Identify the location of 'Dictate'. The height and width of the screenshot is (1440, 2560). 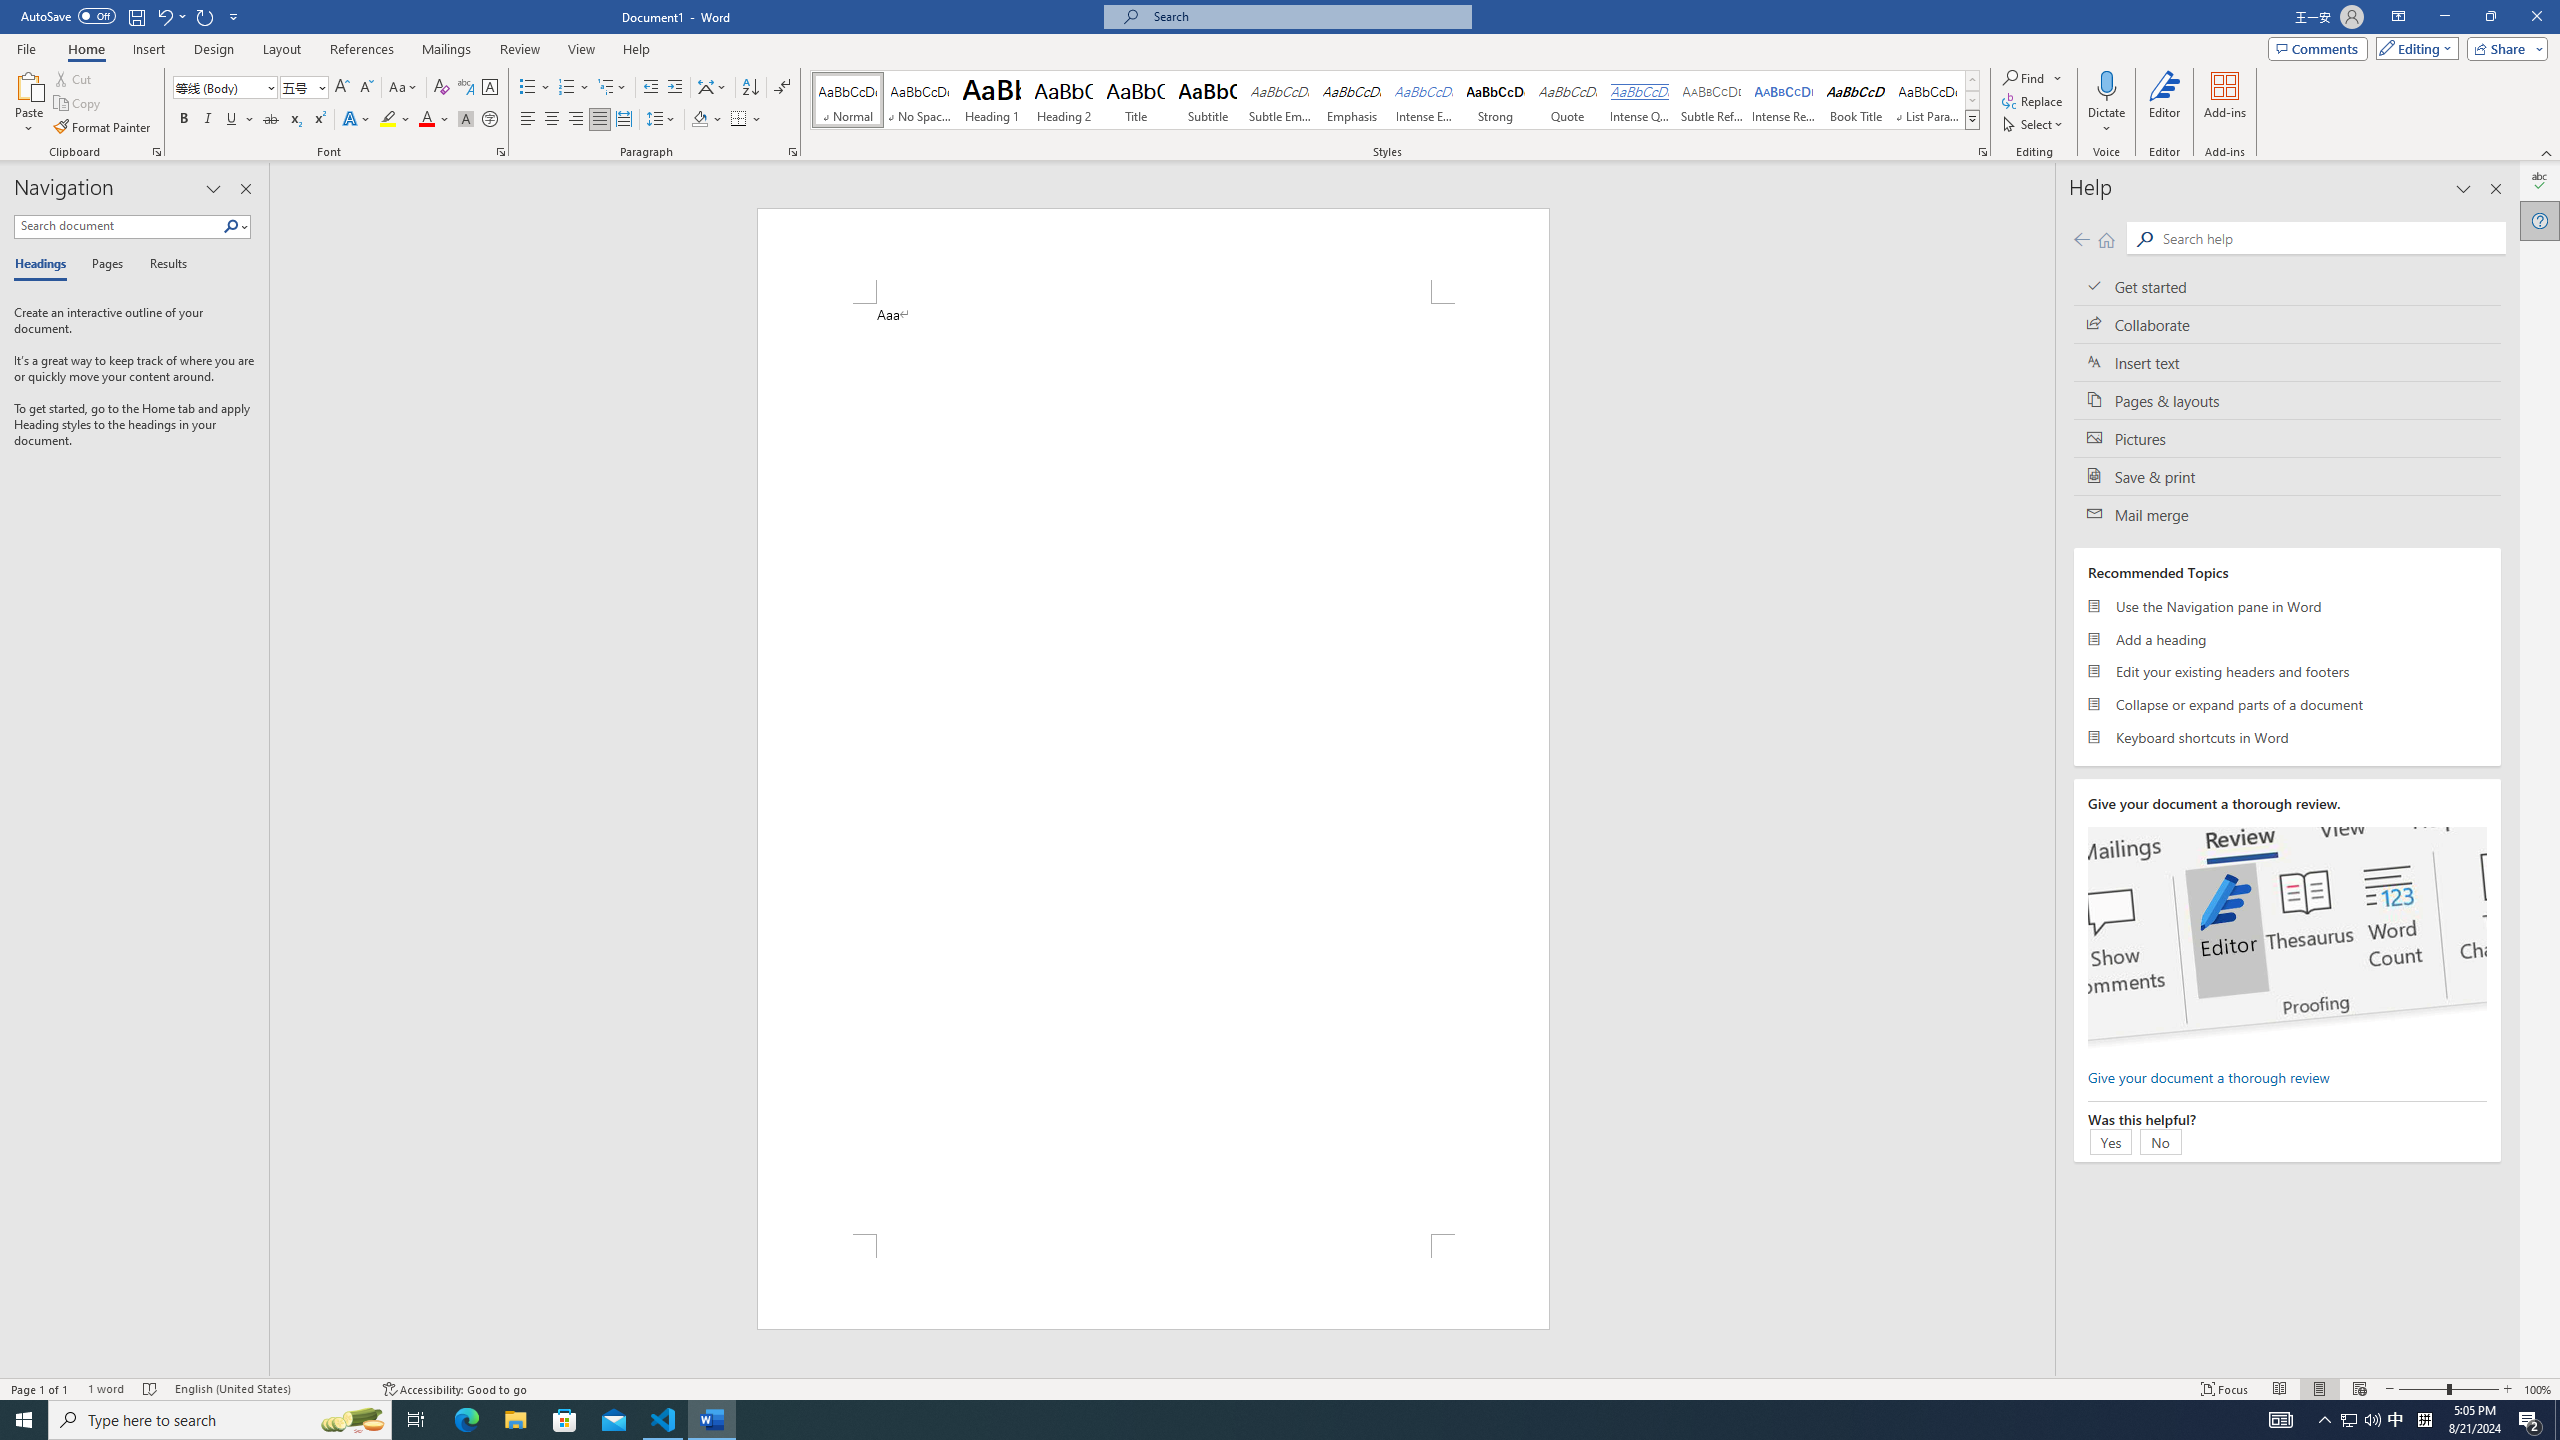
(2106, 103).